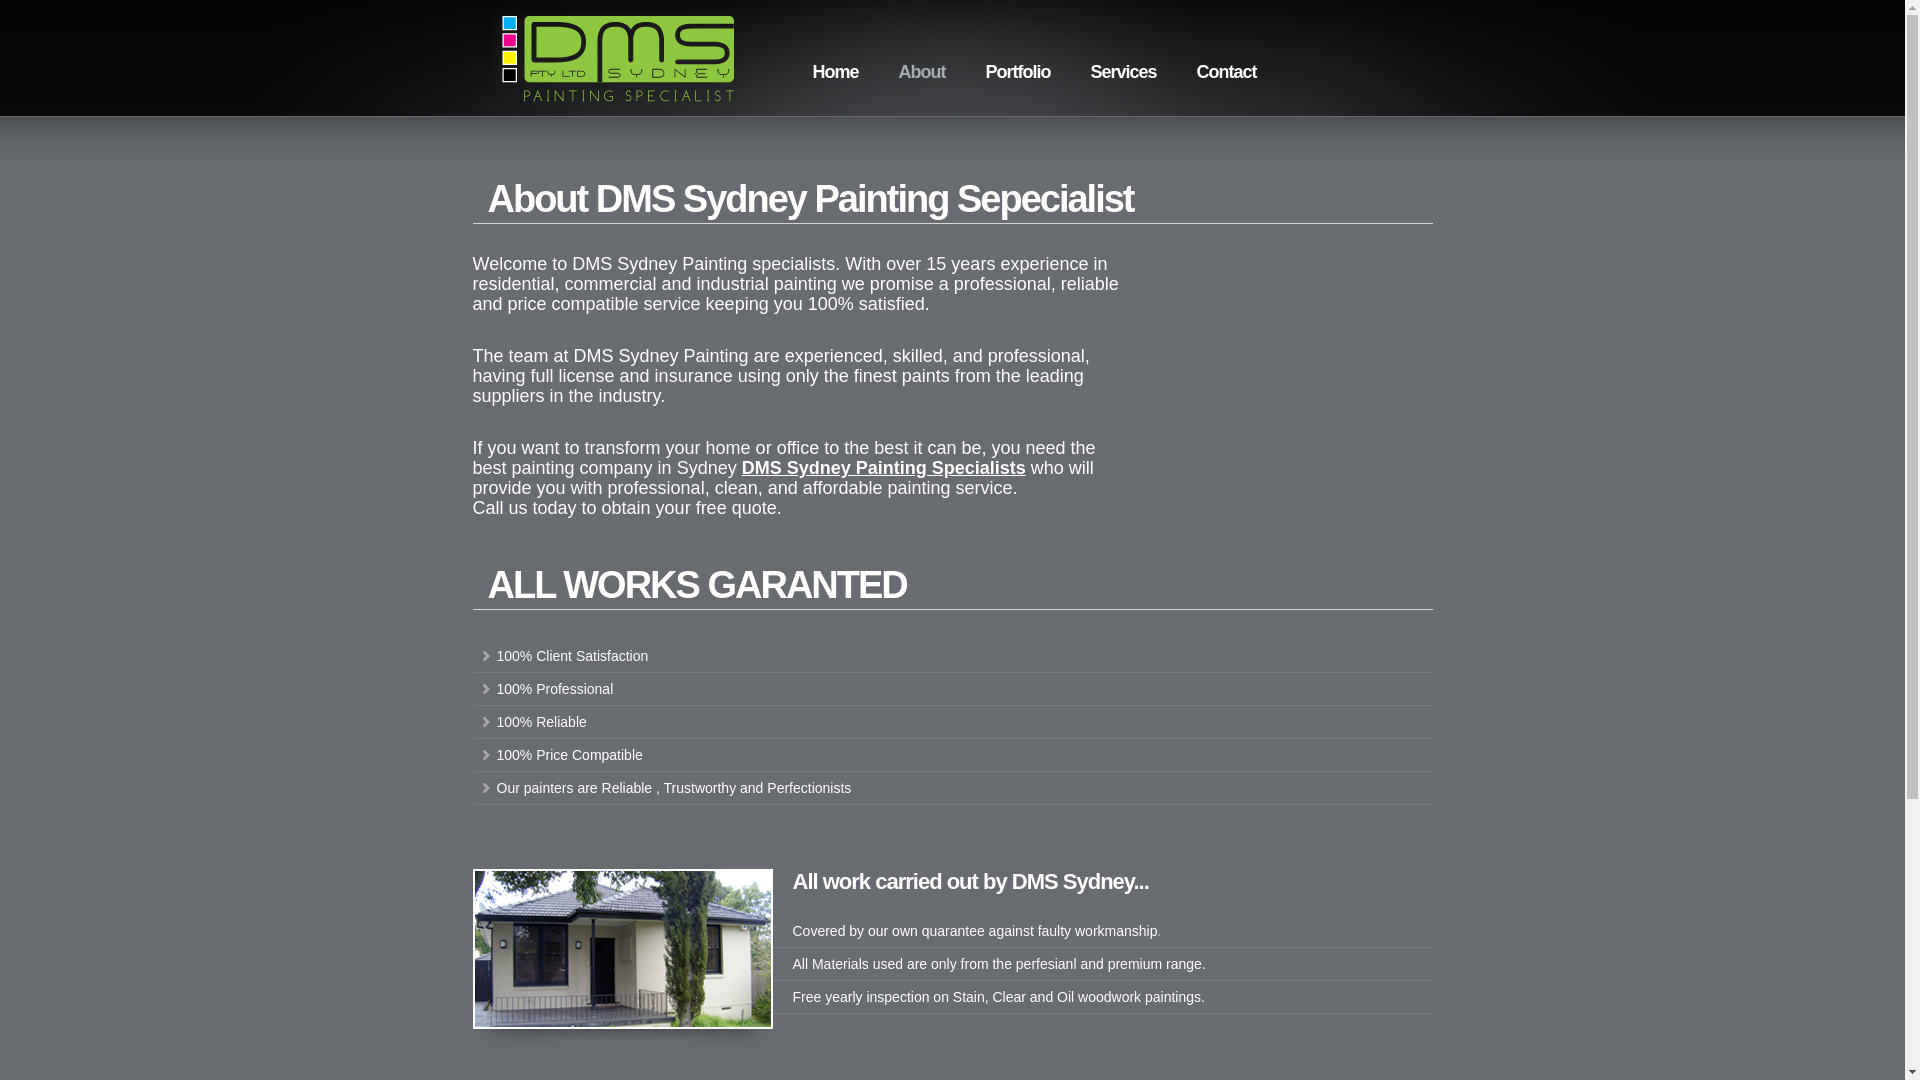  I want to click on 'Home', so click(835, 71).